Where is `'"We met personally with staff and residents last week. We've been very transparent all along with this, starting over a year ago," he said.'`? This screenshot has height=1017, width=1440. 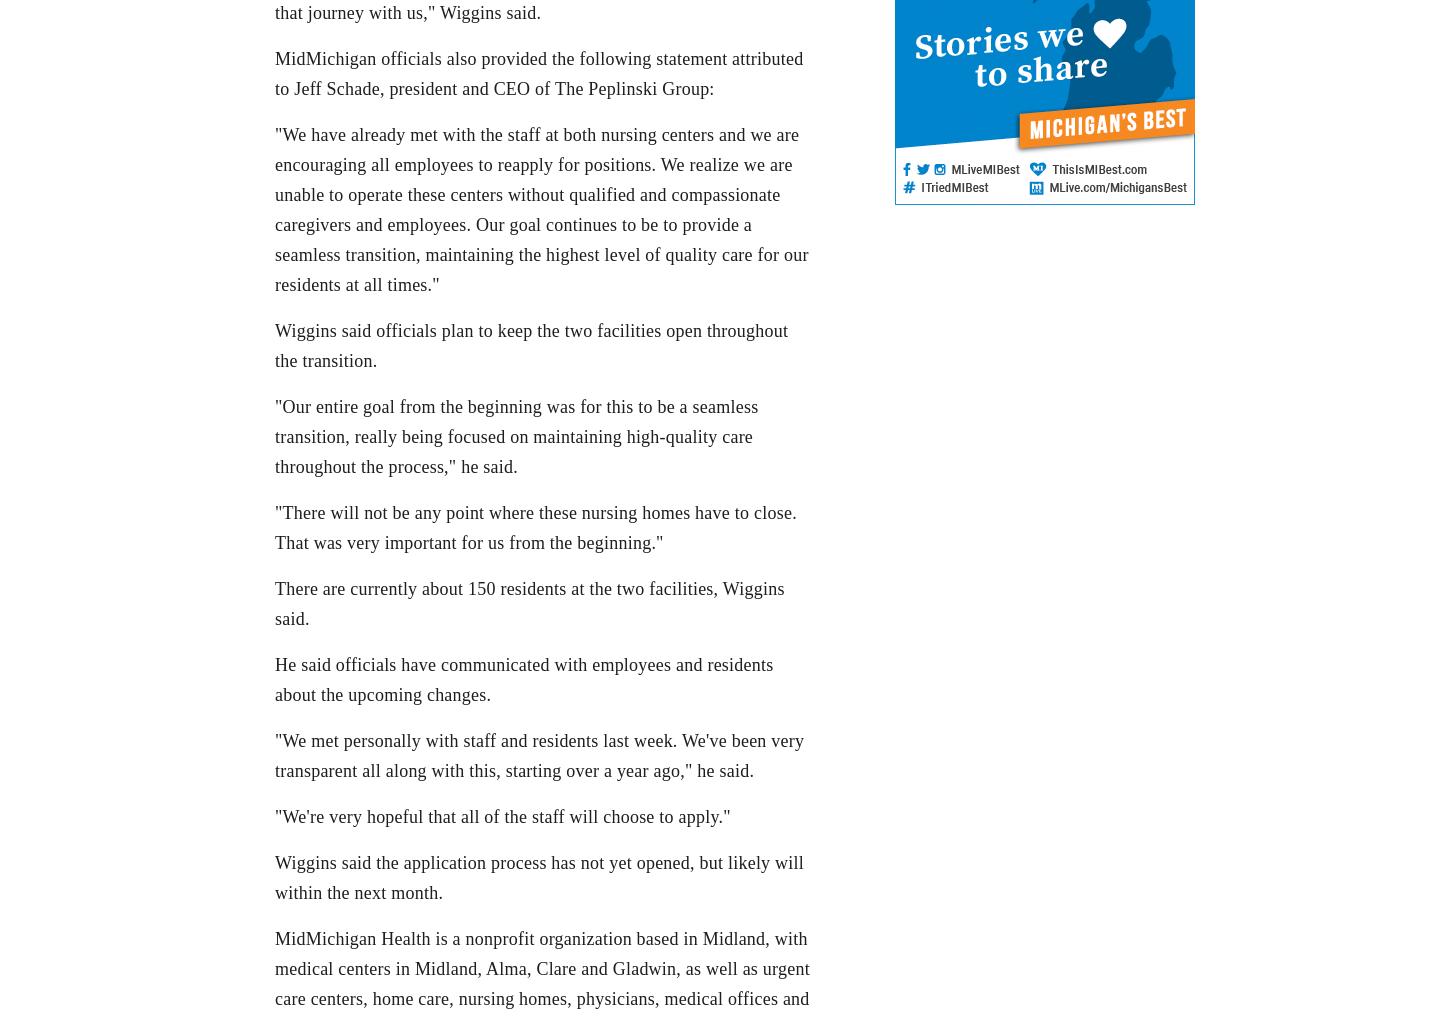 '"We met personally with staff and residents last week. We've been very transparent all along with this, starting over a year ago," he said.' is located at coordinates (538, 755).